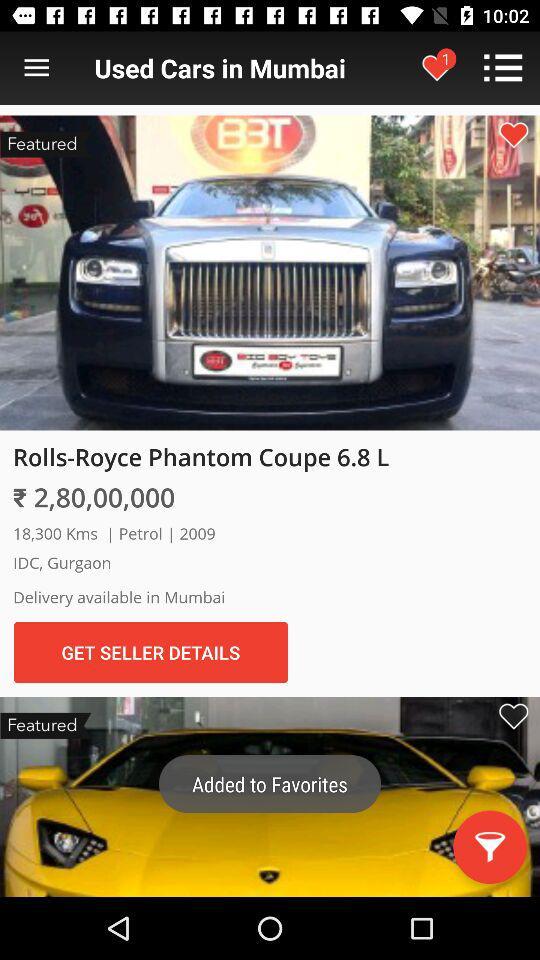 Image resolution: width=540 pixels, height=960 pixels. I want to click on like on picture, so click(513, 134).